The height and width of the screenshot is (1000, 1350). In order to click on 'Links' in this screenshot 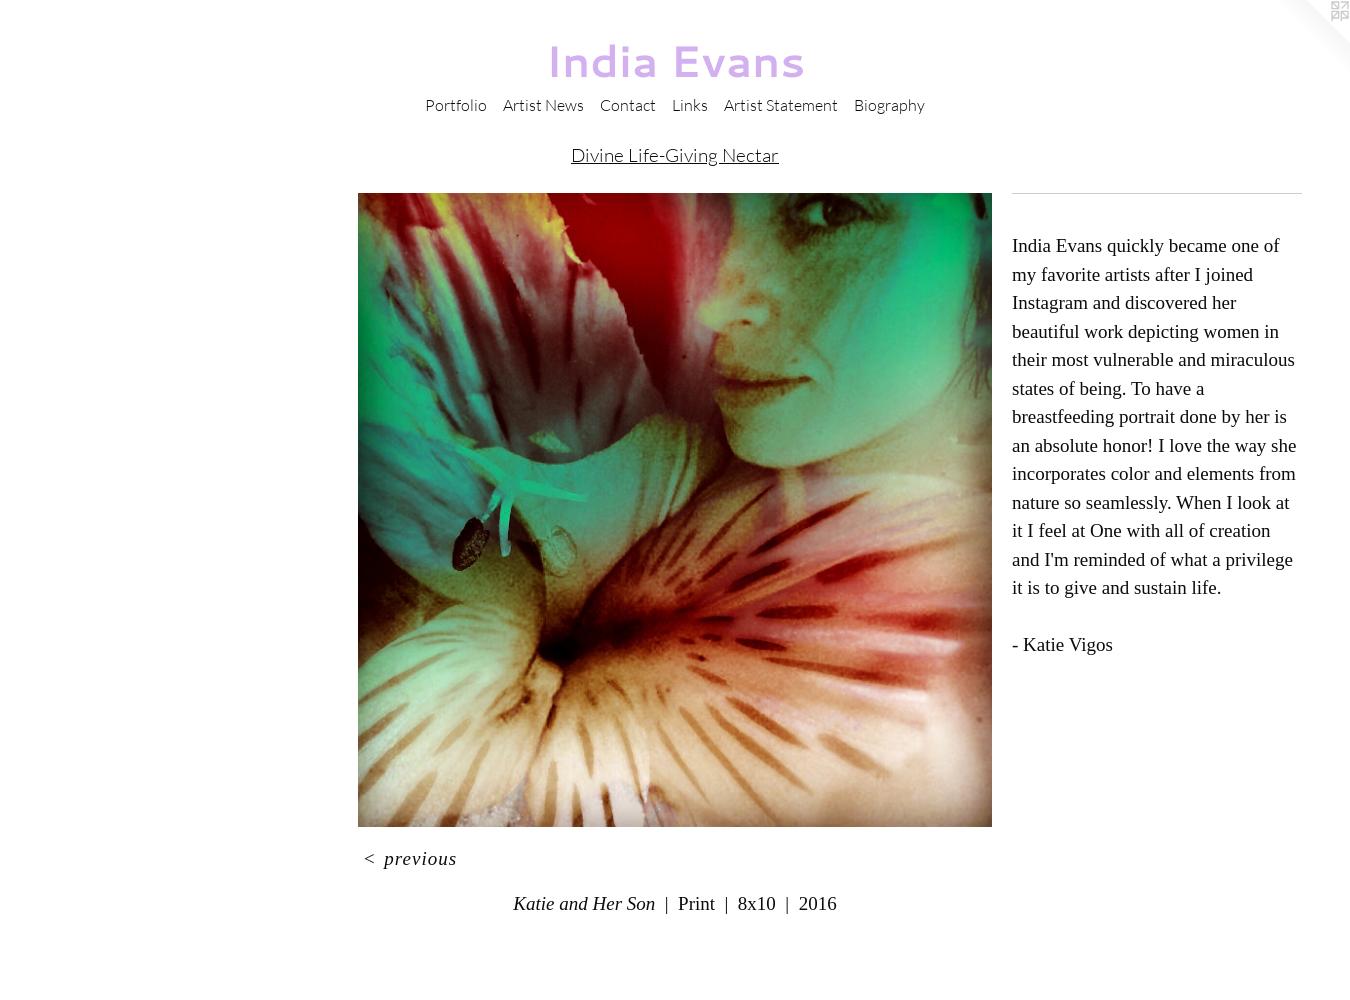, I will do `click(688, 104)`.